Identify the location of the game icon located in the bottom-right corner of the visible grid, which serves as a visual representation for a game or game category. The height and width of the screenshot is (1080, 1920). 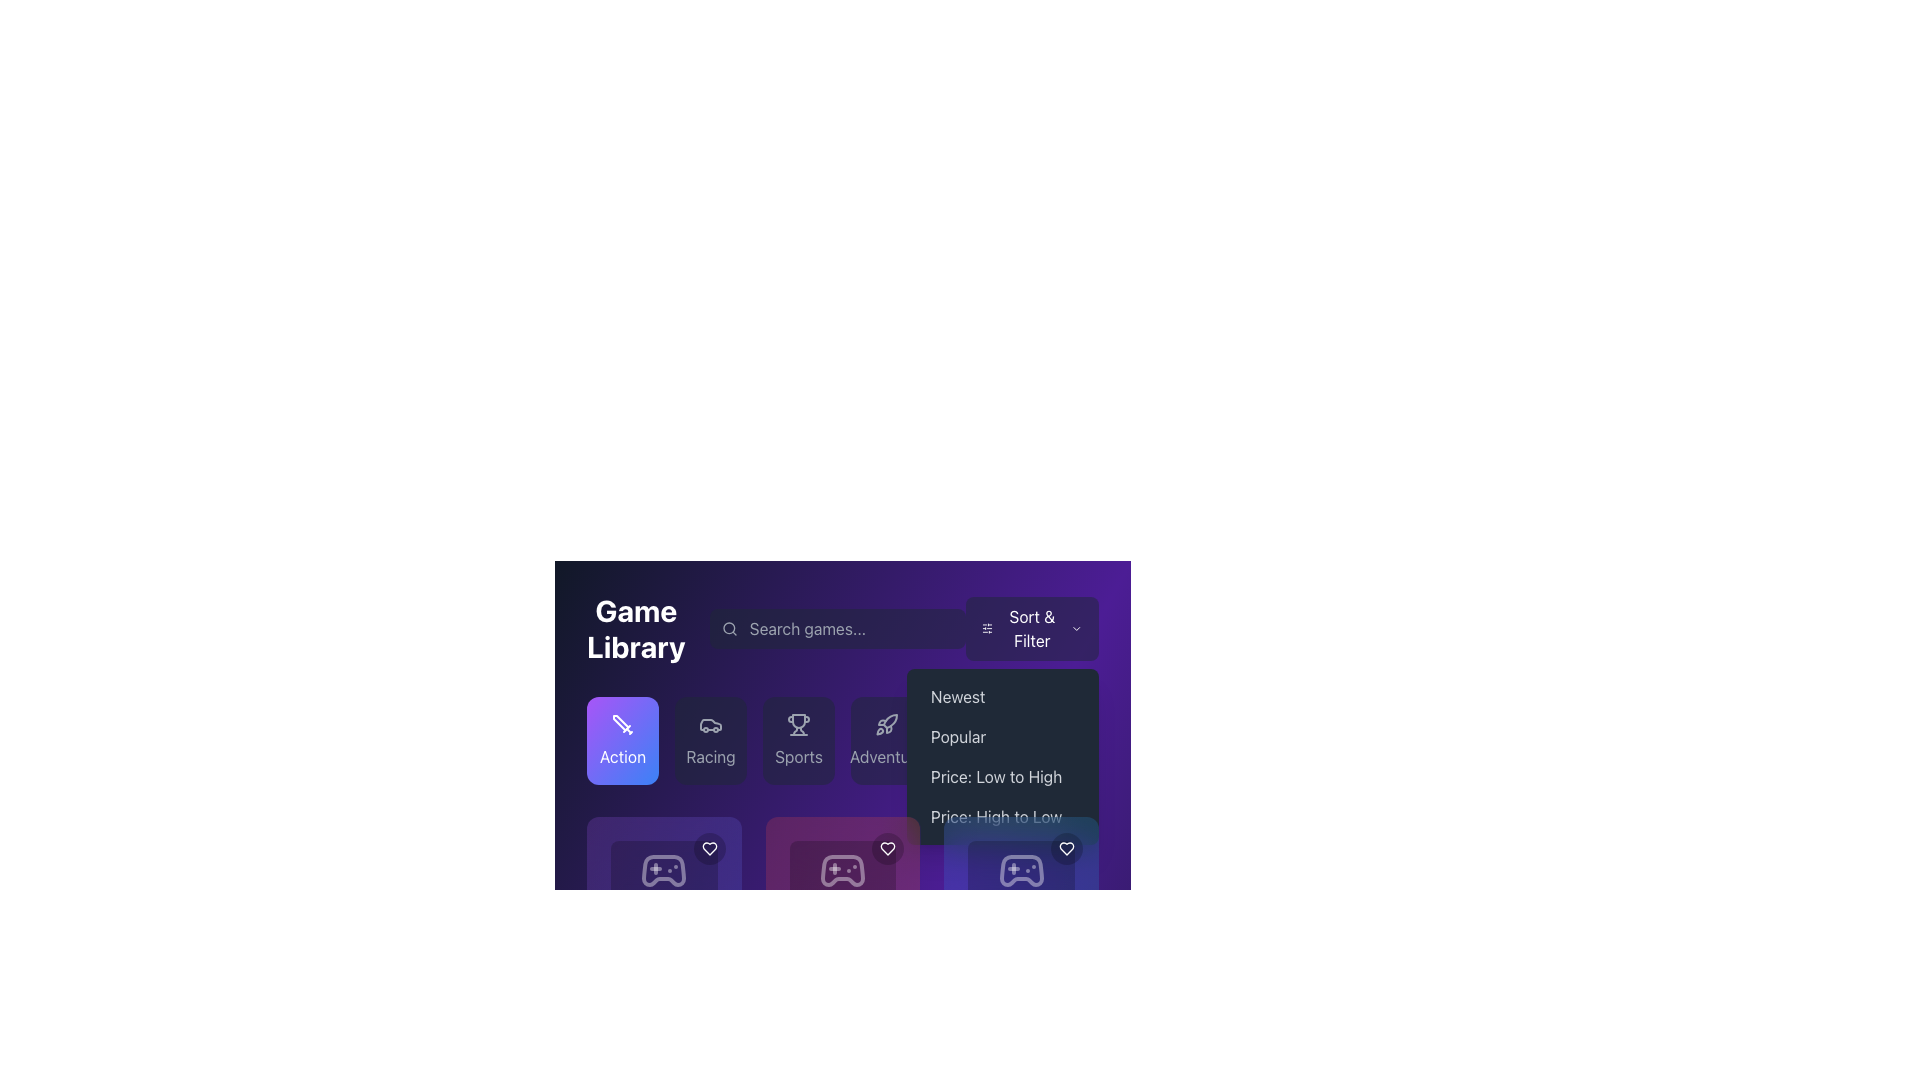
(1021, 870).